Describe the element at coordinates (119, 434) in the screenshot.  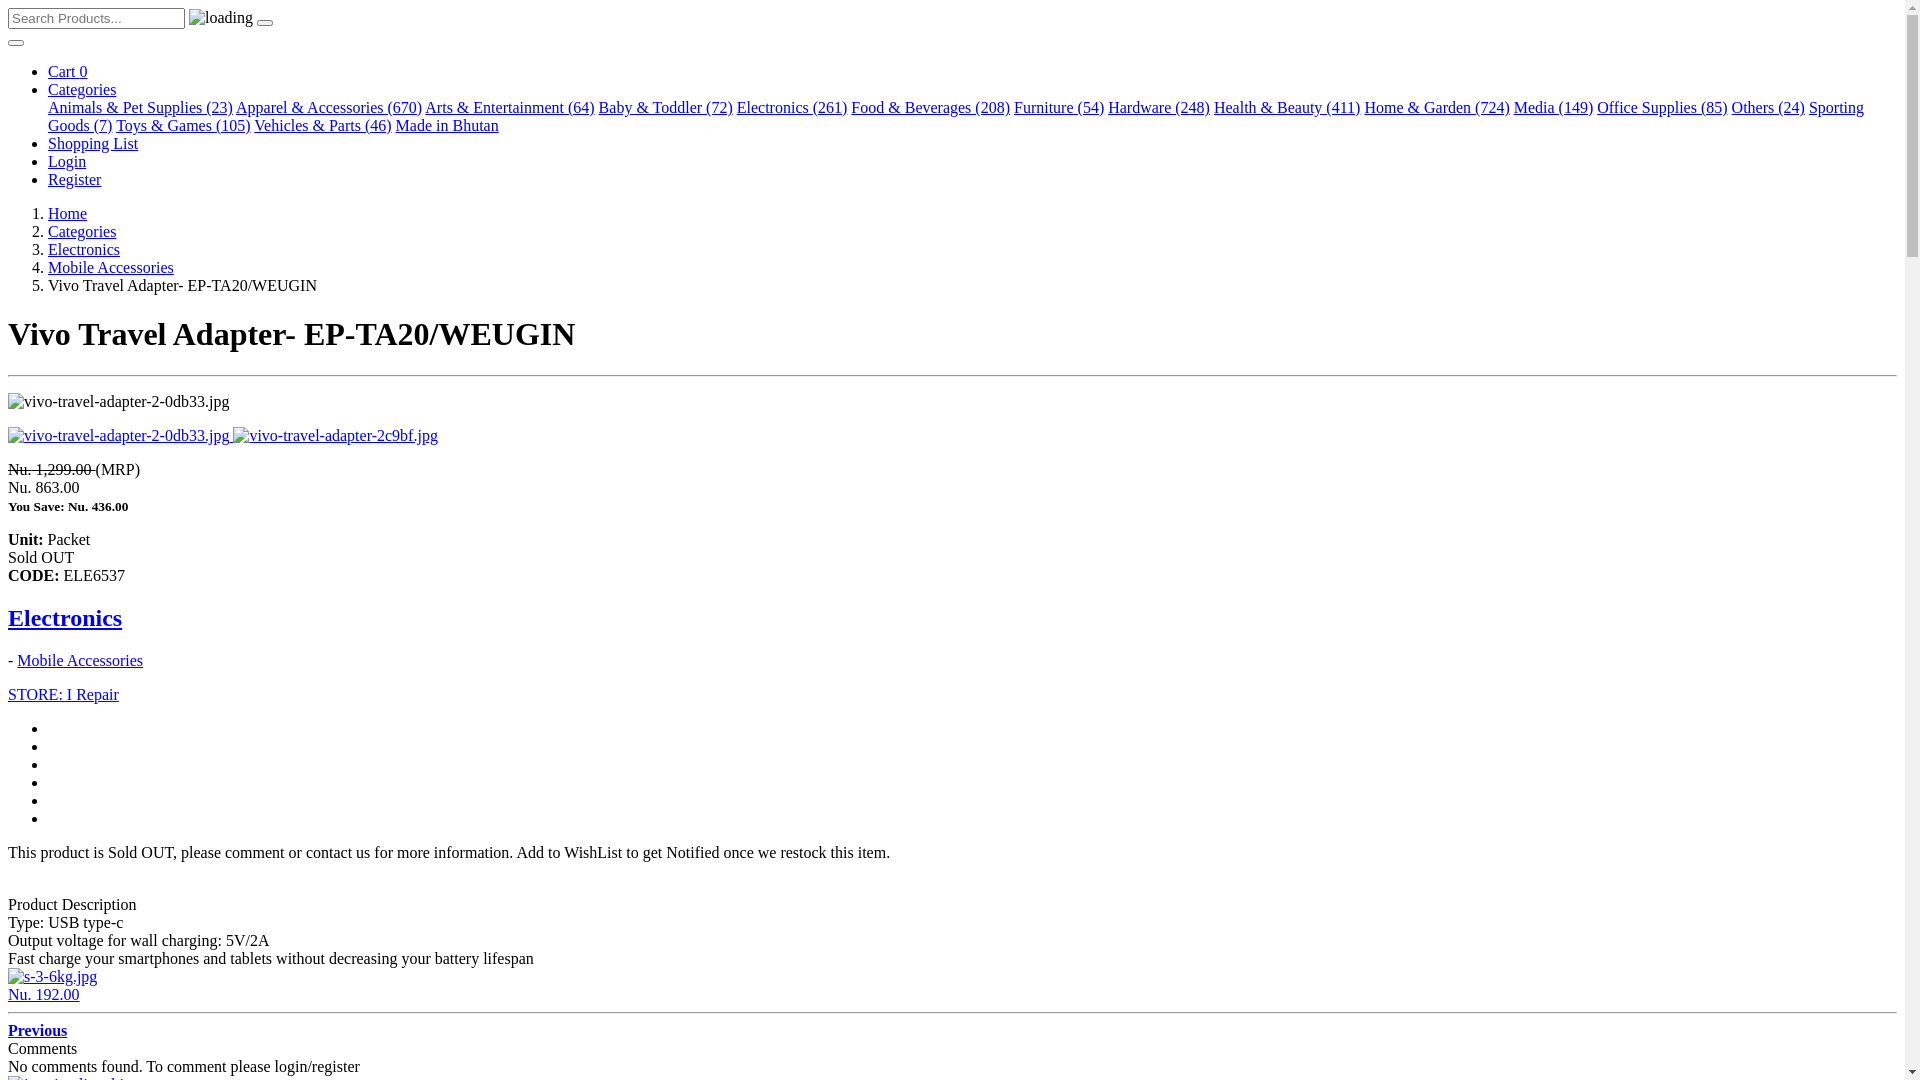
I see `'Vivo Travel Adapter- EP-TA20/WEUGIN'` at that location.